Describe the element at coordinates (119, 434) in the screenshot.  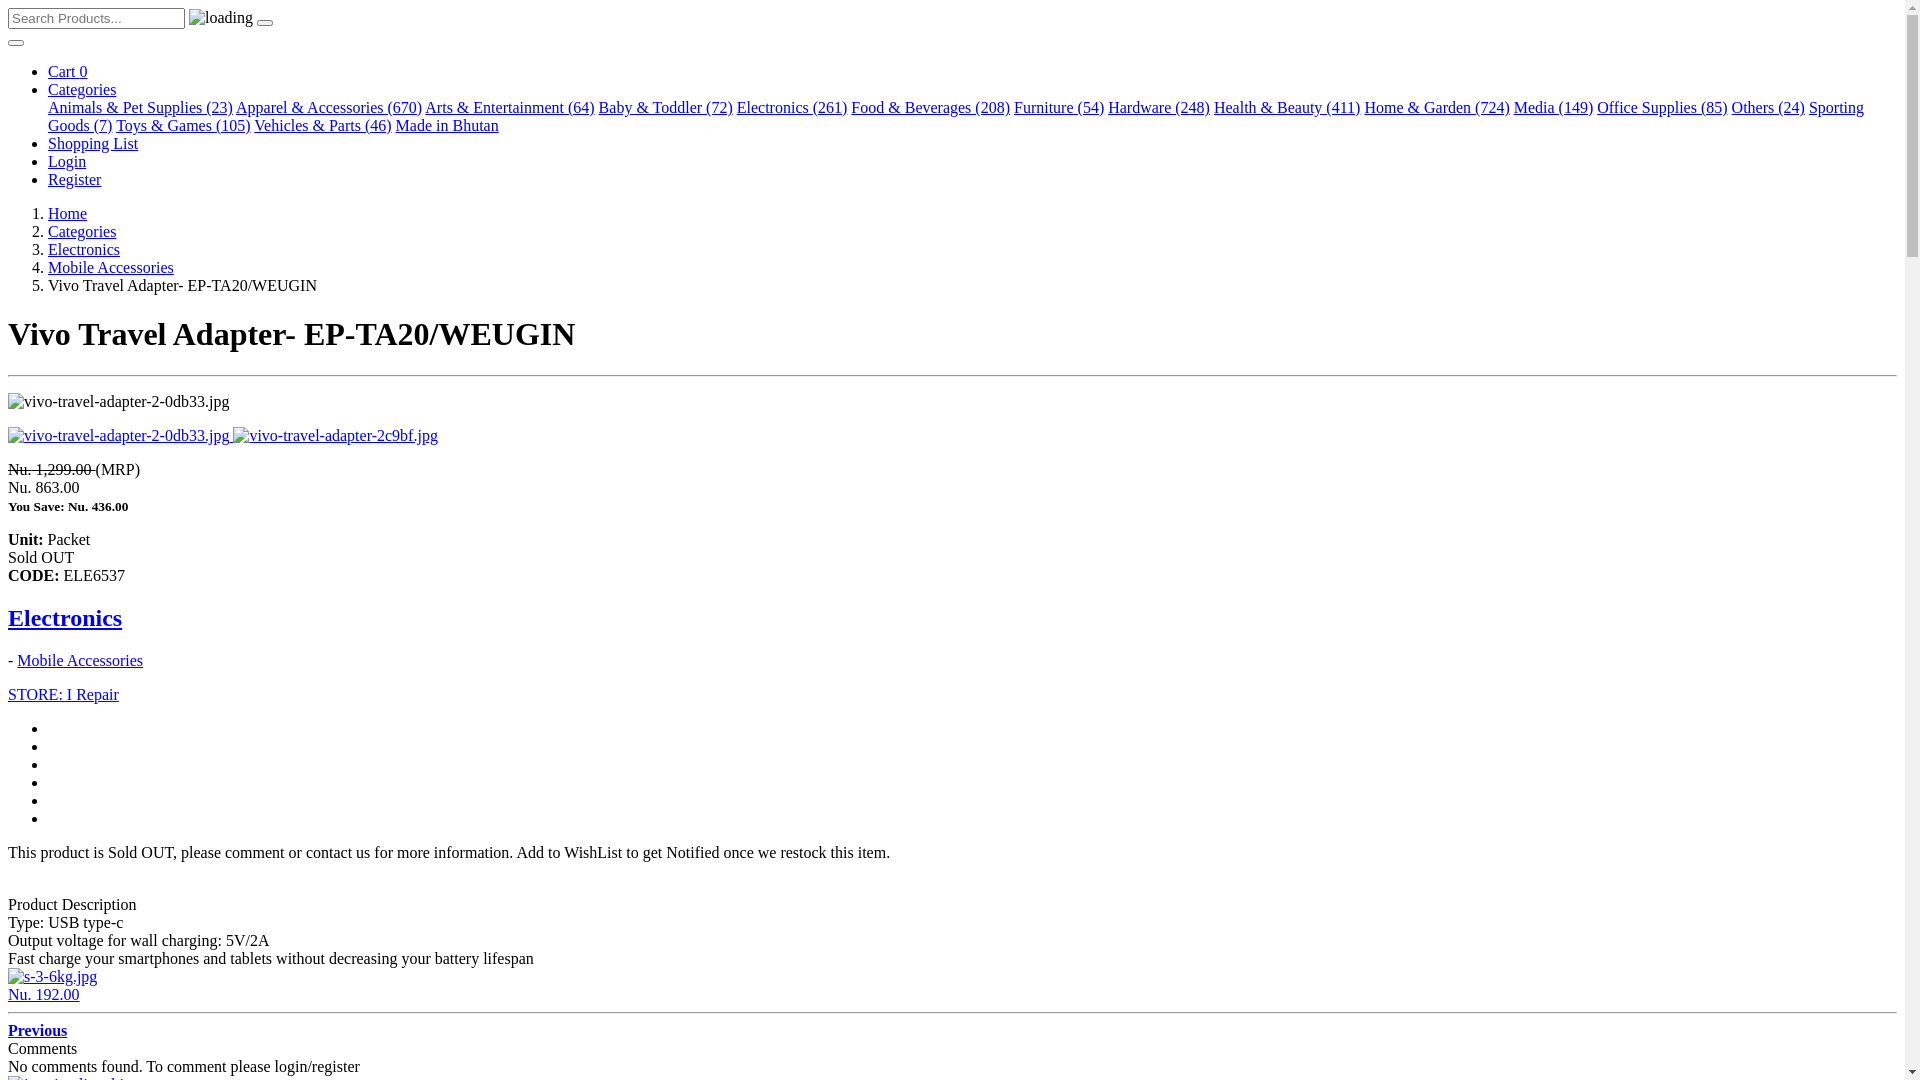
I see `'Vivo Travel Adapter- EP-TA20/WEUGIN'` at that location.